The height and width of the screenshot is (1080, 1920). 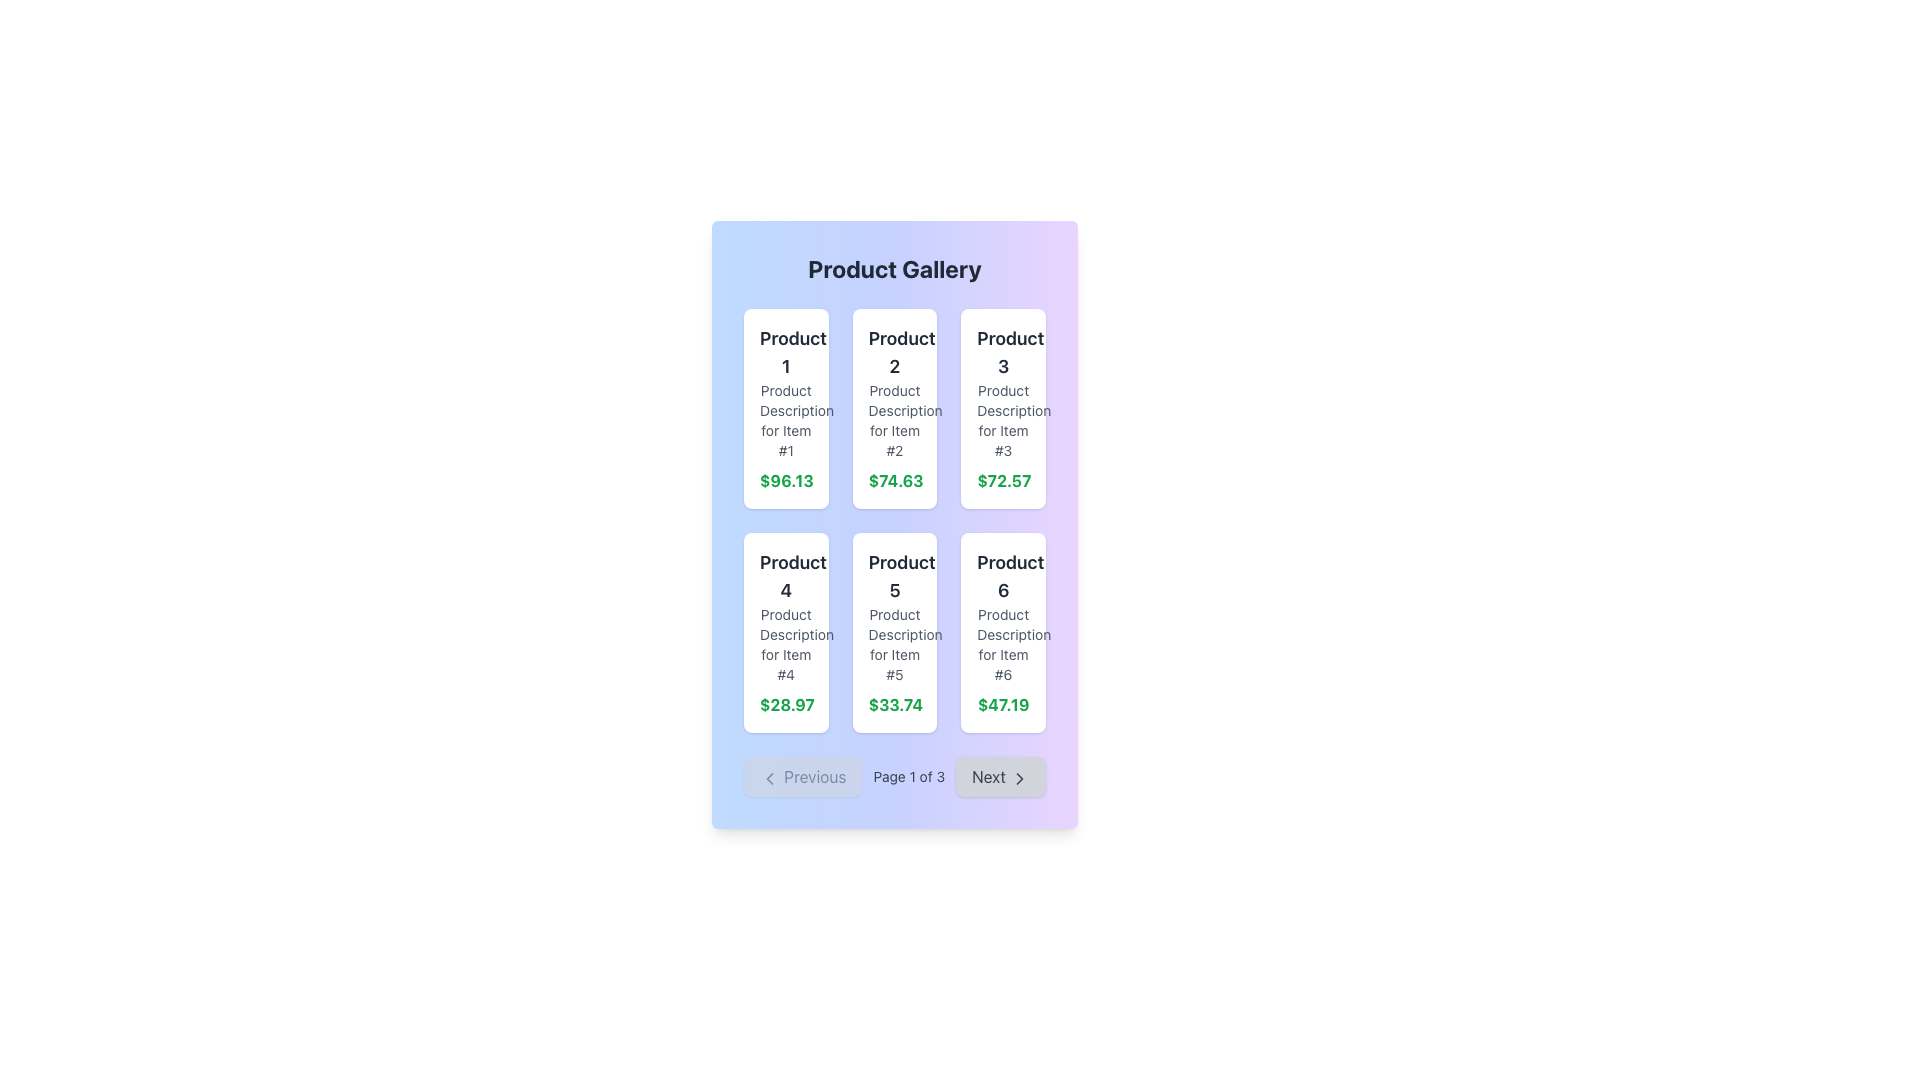 What do you see at coordinates (1003, 407) in the screenshot?
I see `the Product Card displaying 'Product 3' with a white background and rounded corners, located in the top right corner of the Product Gallery grid` at bounding box center [1003, 407].